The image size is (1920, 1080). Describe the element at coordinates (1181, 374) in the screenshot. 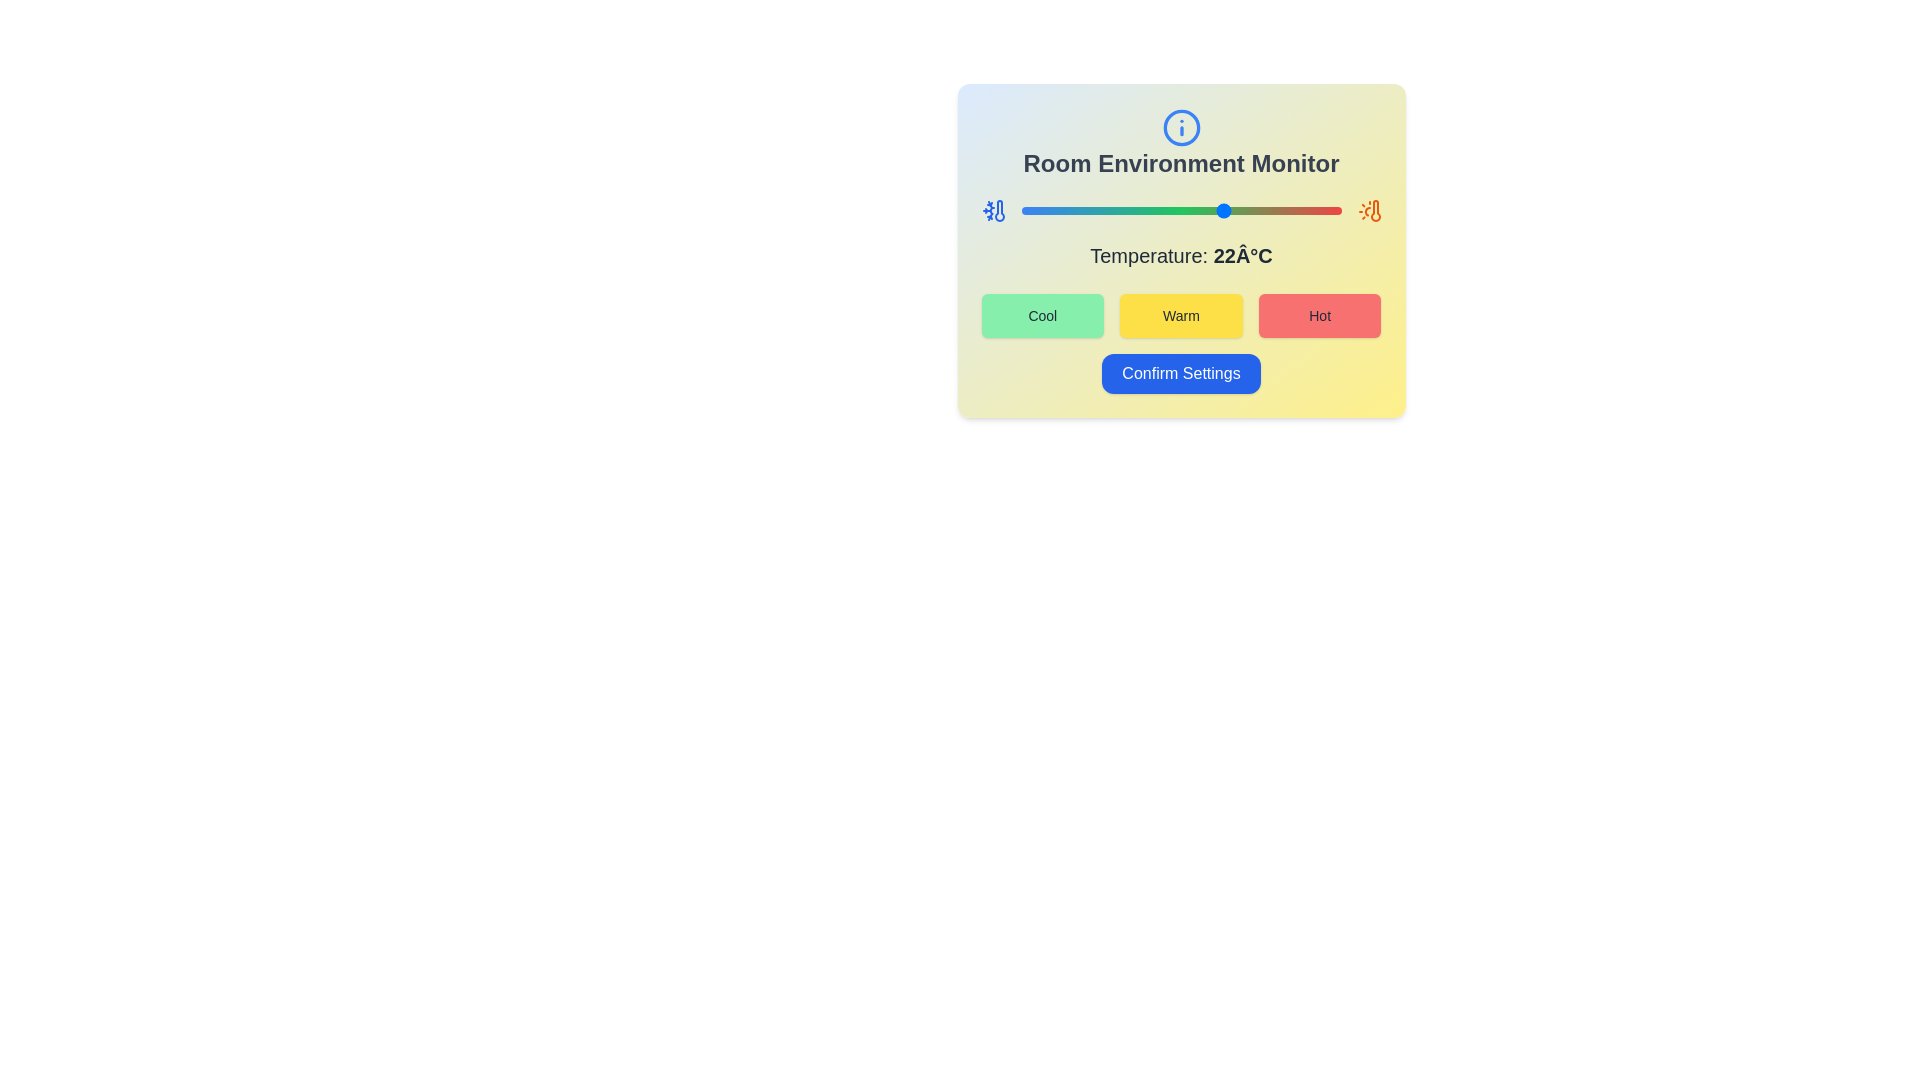

I see `the 'Confirm Settings' button to confirm the temperature` at that location.